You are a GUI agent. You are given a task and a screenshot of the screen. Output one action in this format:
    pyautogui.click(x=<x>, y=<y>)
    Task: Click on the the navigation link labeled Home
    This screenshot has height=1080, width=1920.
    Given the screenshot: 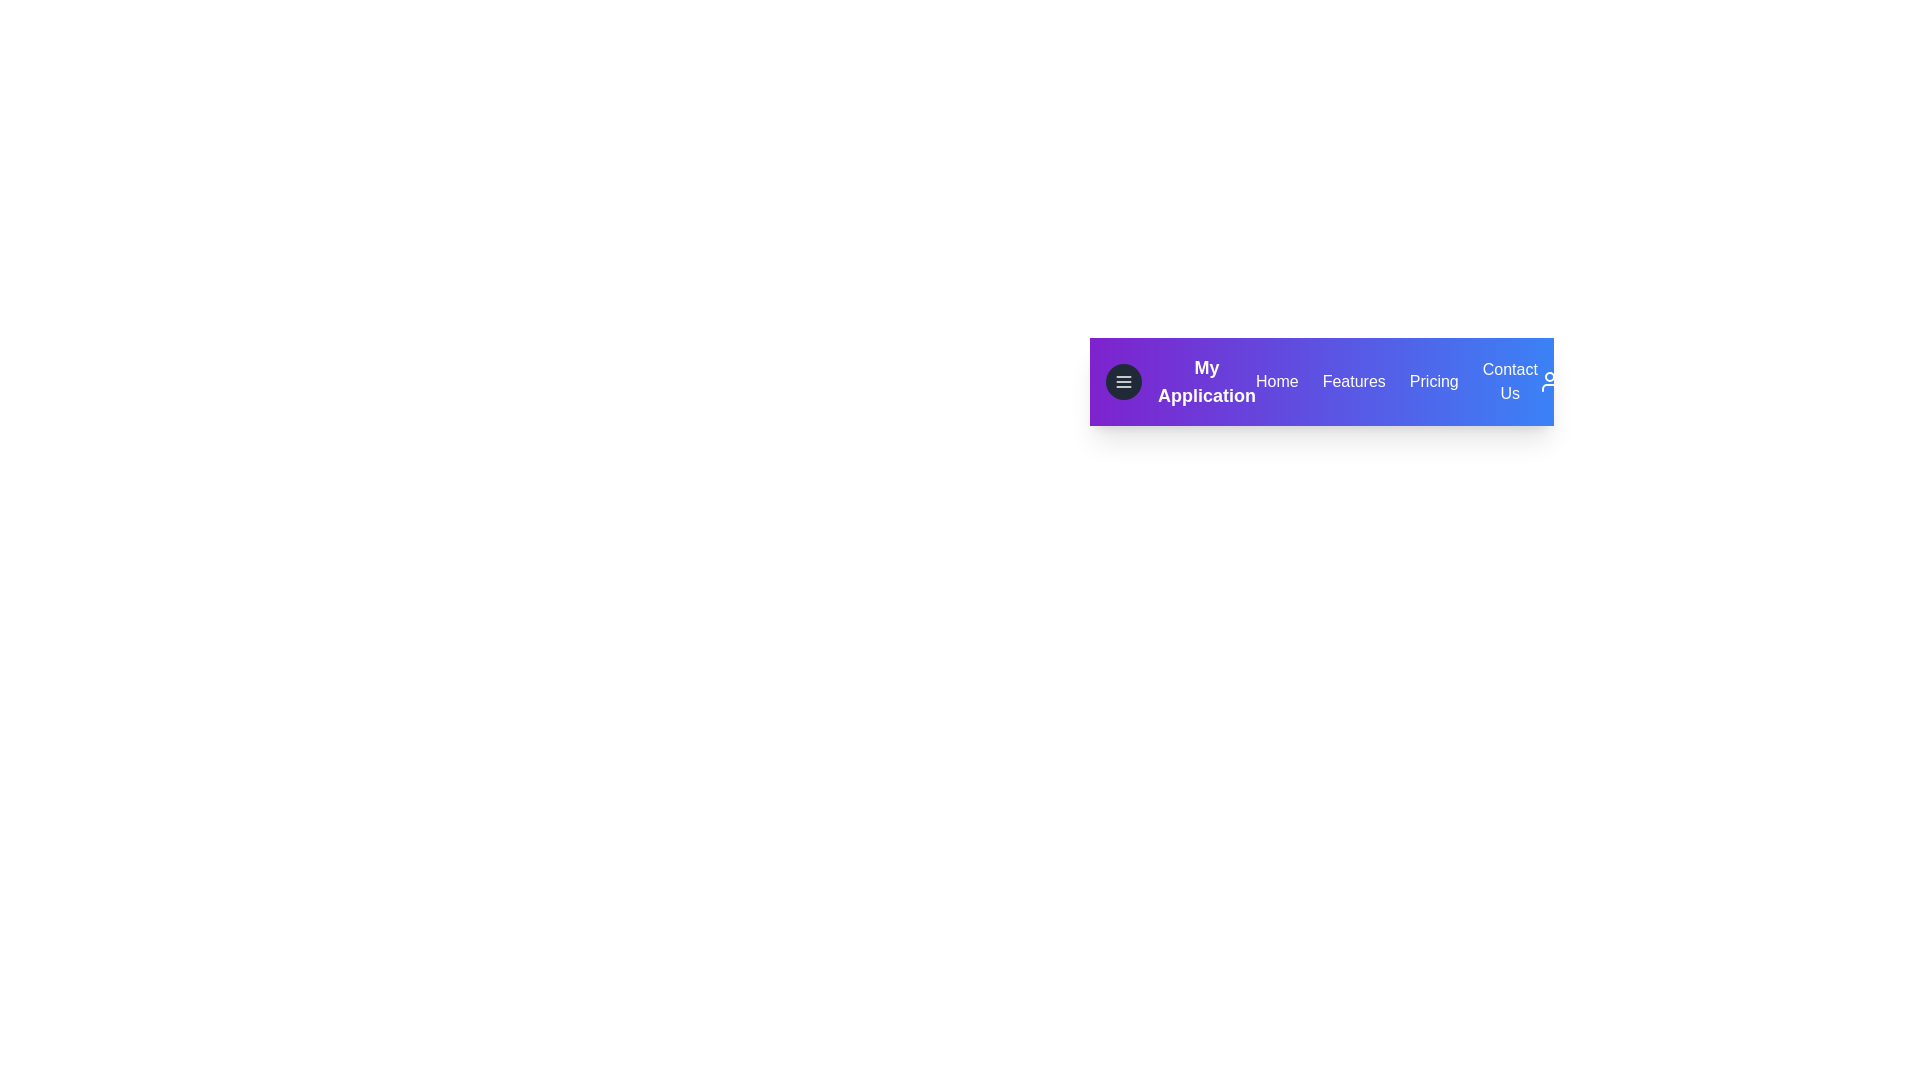 What is the action you would take?
    pyautogui.click(x=1275, y=381)
    